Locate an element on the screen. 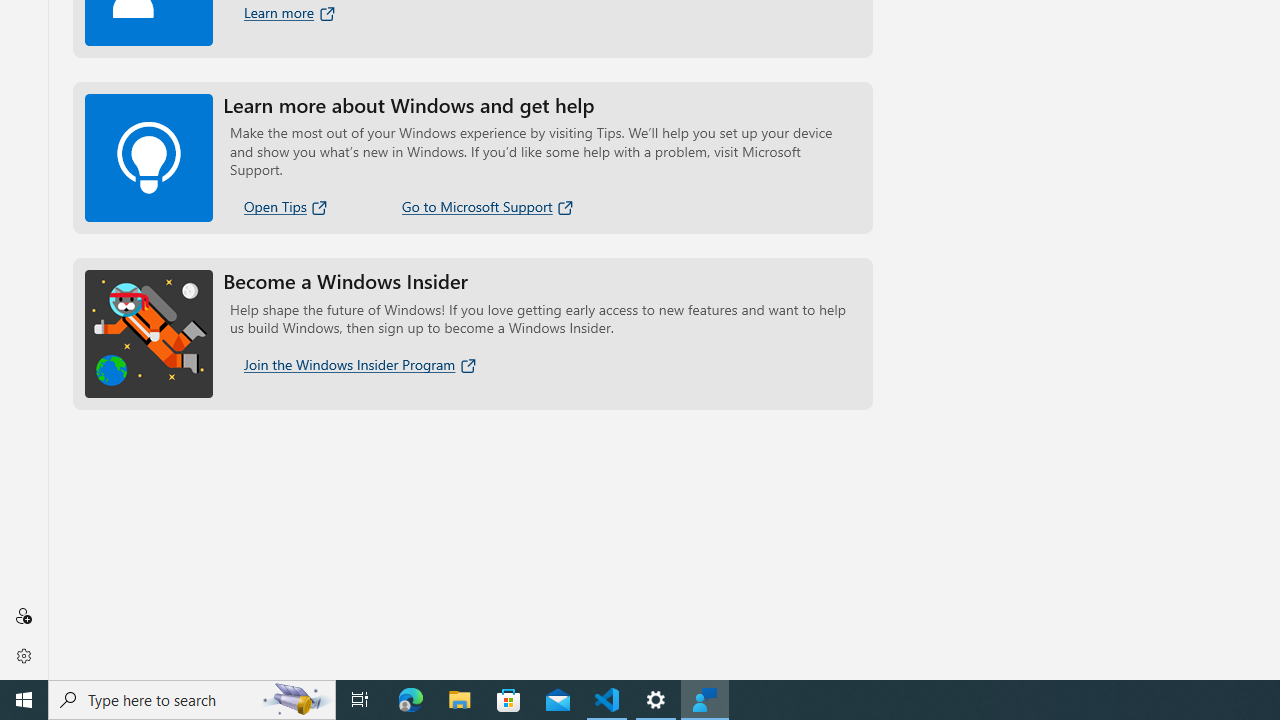 The image size is (1280, 720). 'Settings - 1 running window' is located at coordinates (656, 698).